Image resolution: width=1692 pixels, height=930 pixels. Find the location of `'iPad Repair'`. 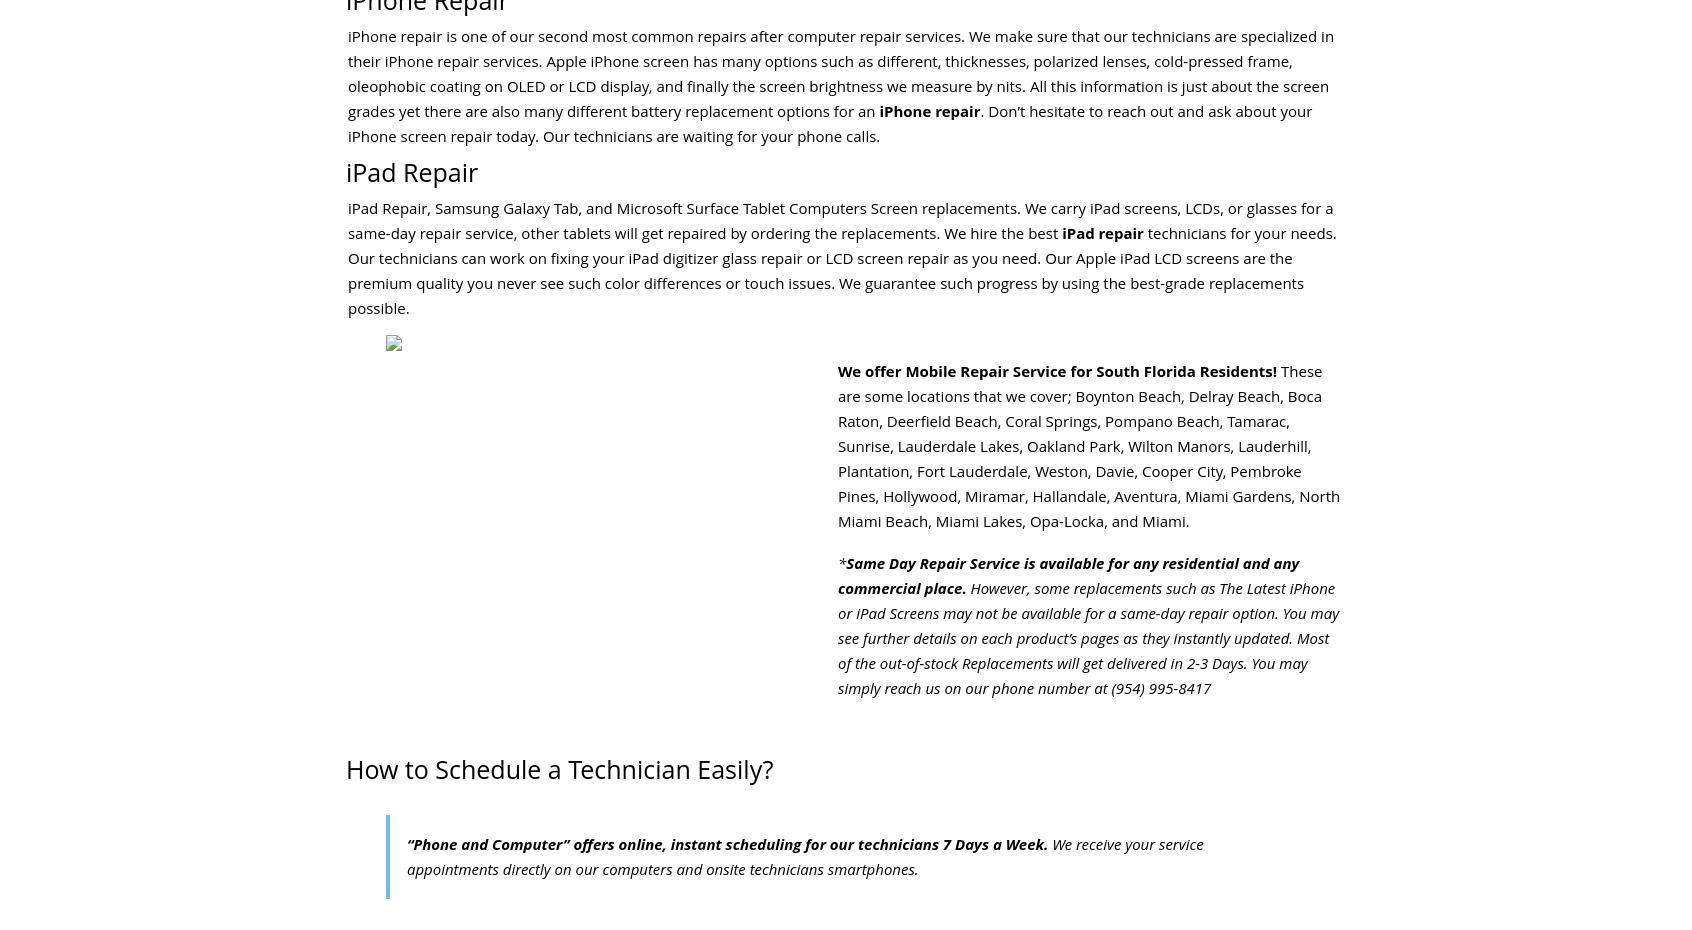

'iPad Repair' is located at coordinates (411, 170).